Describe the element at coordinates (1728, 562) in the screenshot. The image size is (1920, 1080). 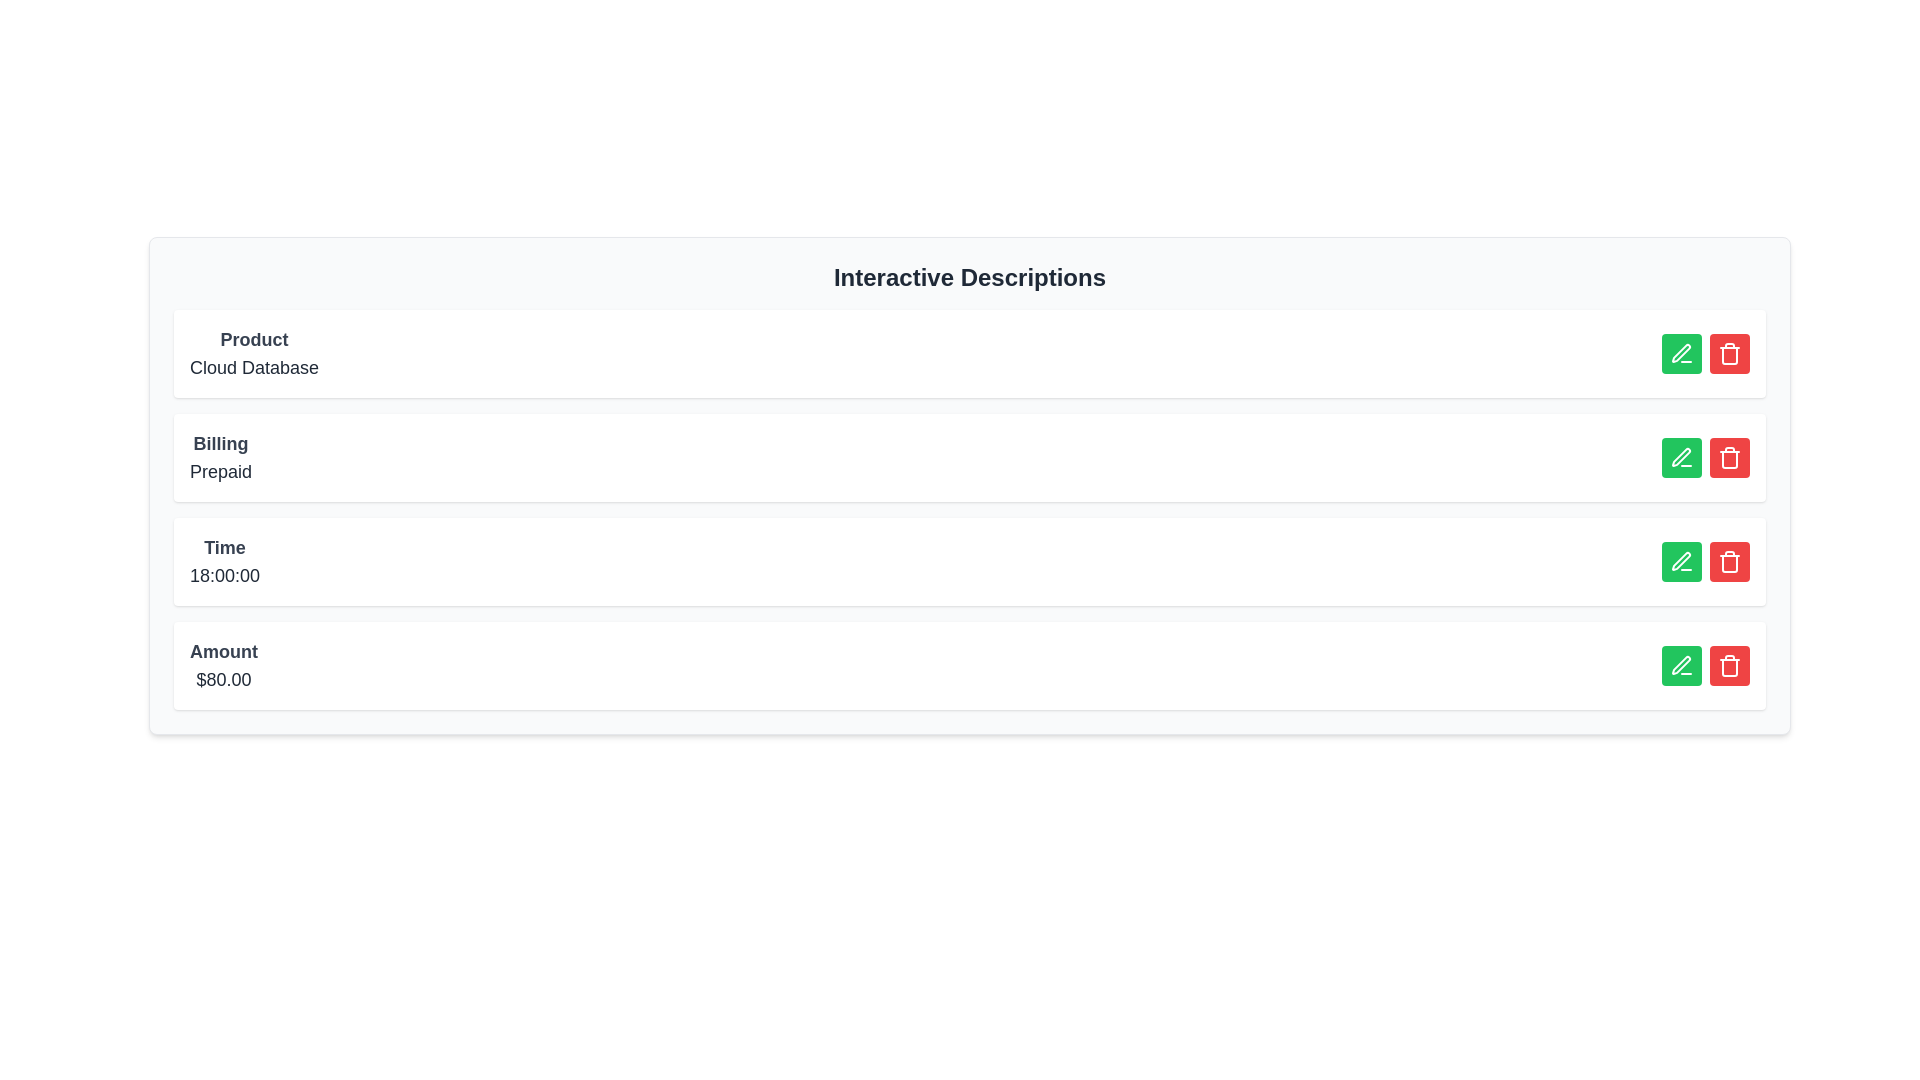
I see `the red button located on the far-right of a pair of buttons` at that location.